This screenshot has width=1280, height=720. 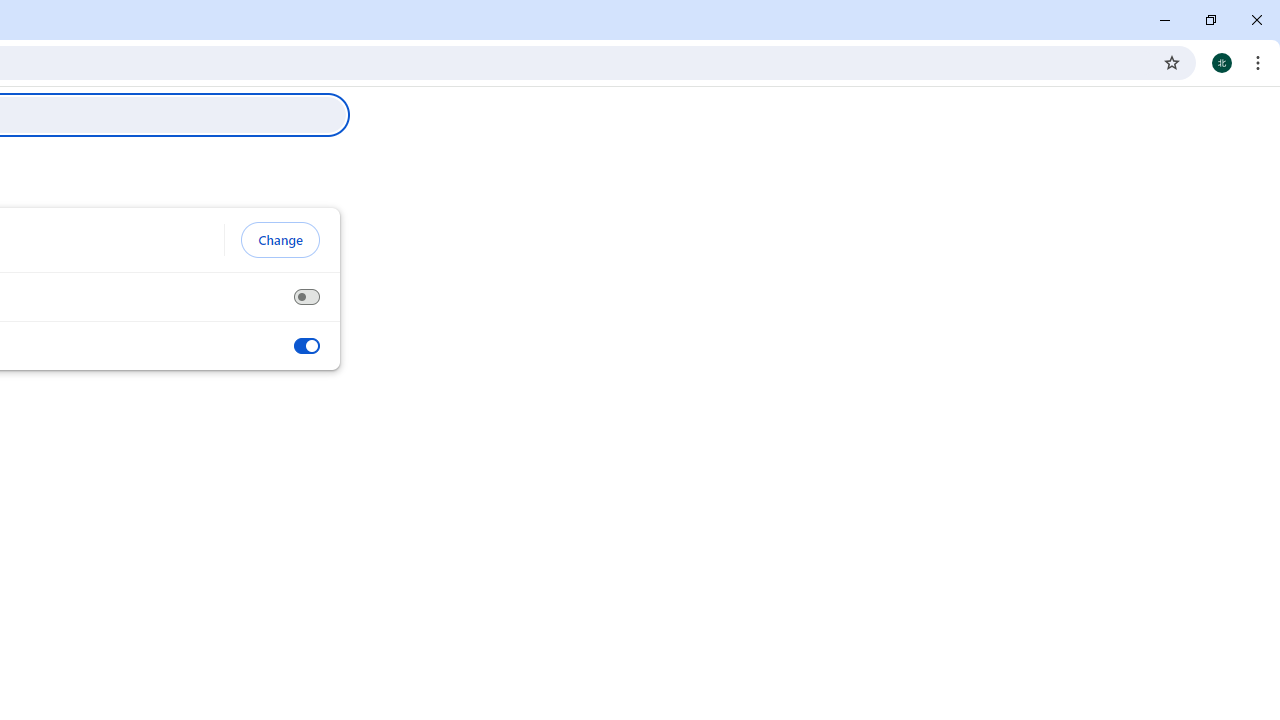 What do you see at coordinates (305, 345) in the screenshot?
I see `'Show downloads when they'` at bounding box center [305, 345].